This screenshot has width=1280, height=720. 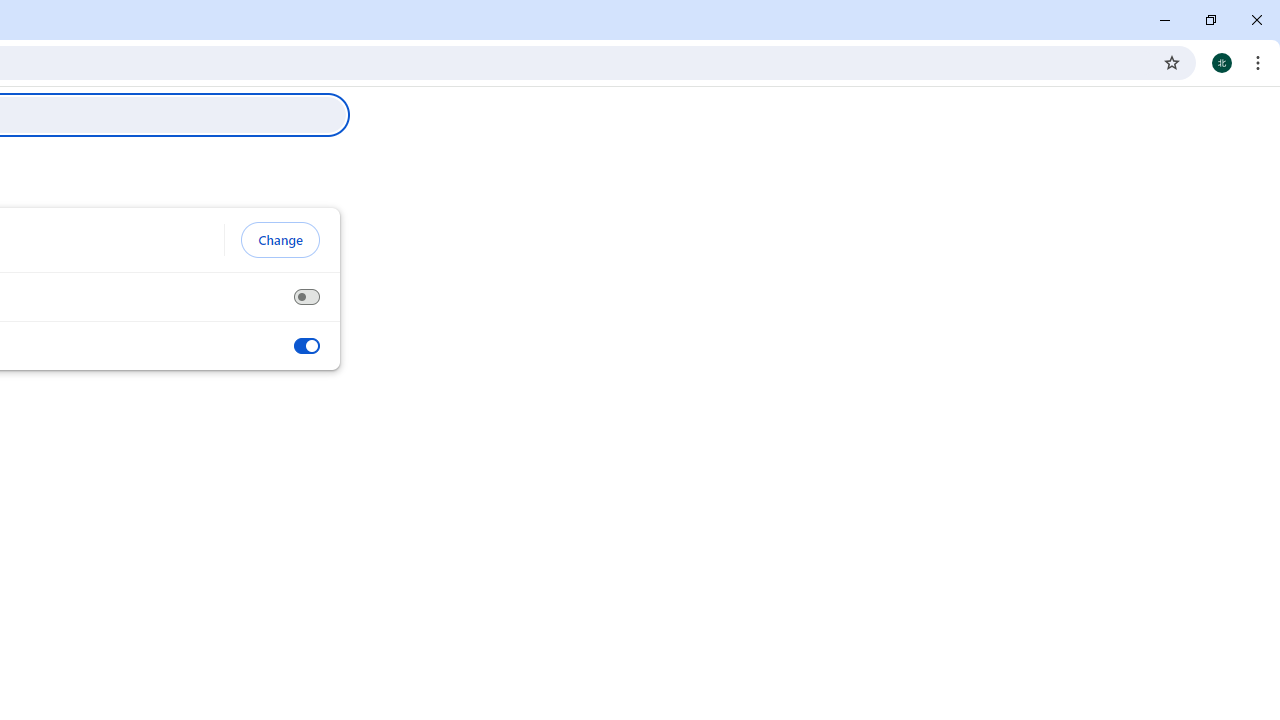 What do you see at coordinates (305, 345) in the screenshot?
I see `'Show downloads when they'` at bounding box center [305, 345].